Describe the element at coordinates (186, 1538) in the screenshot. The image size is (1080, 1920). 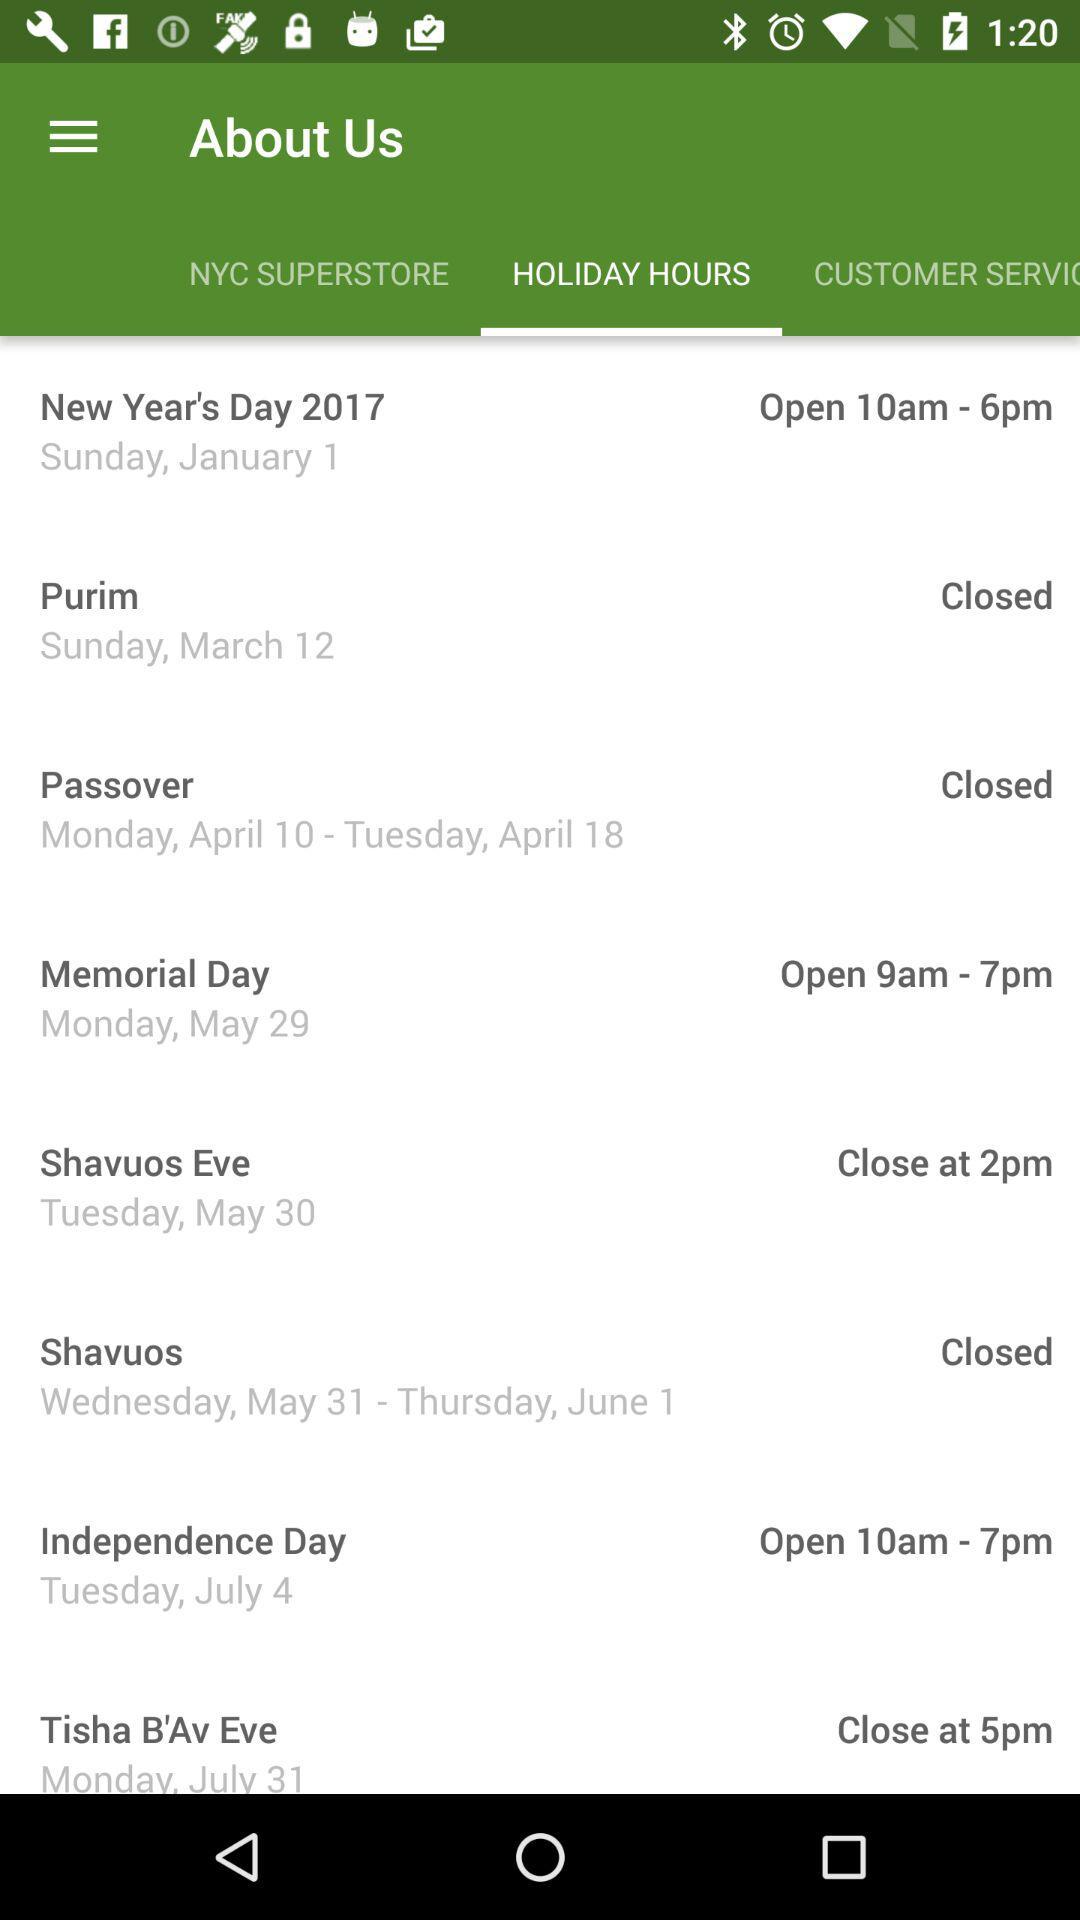
I see `the independence day` at that location.